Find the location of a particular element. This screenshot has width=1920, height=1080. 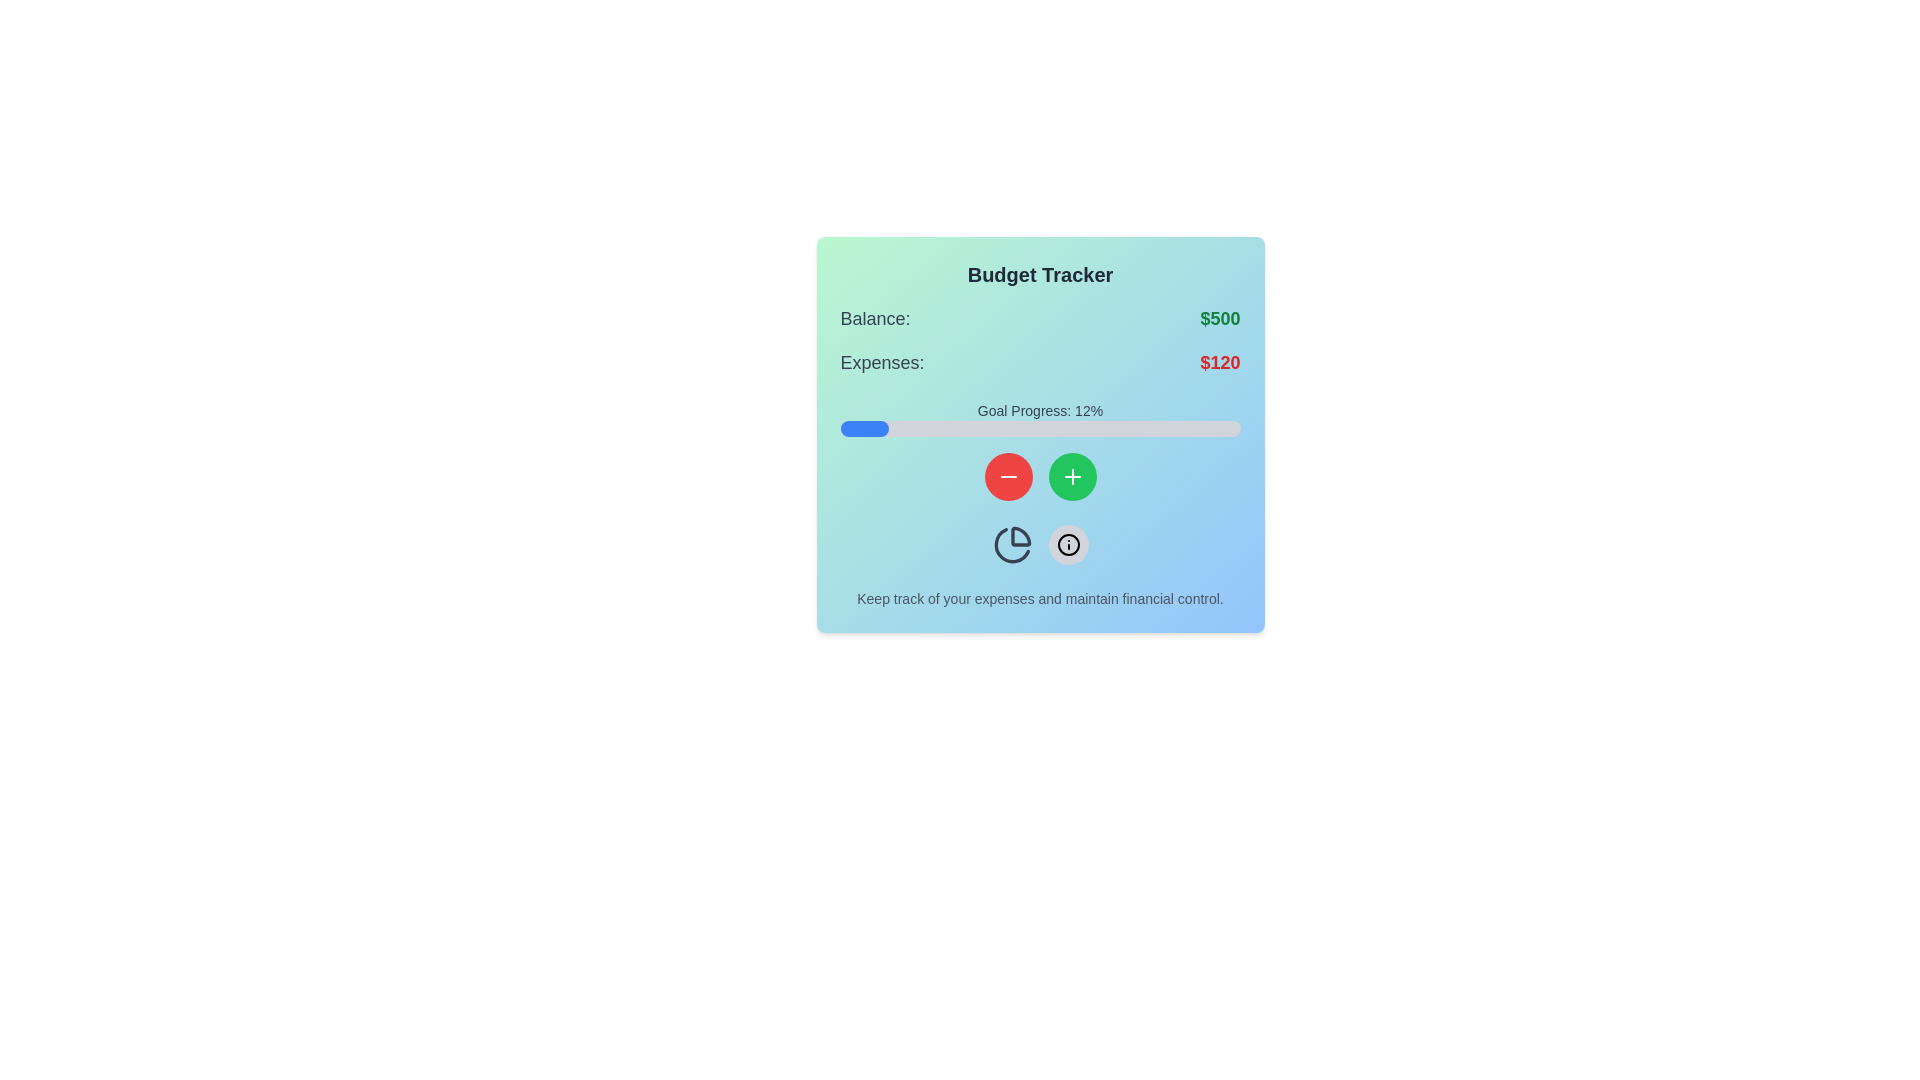

the circular green button with a white plus icon to increase a value is located at coordinates (1071, 477).